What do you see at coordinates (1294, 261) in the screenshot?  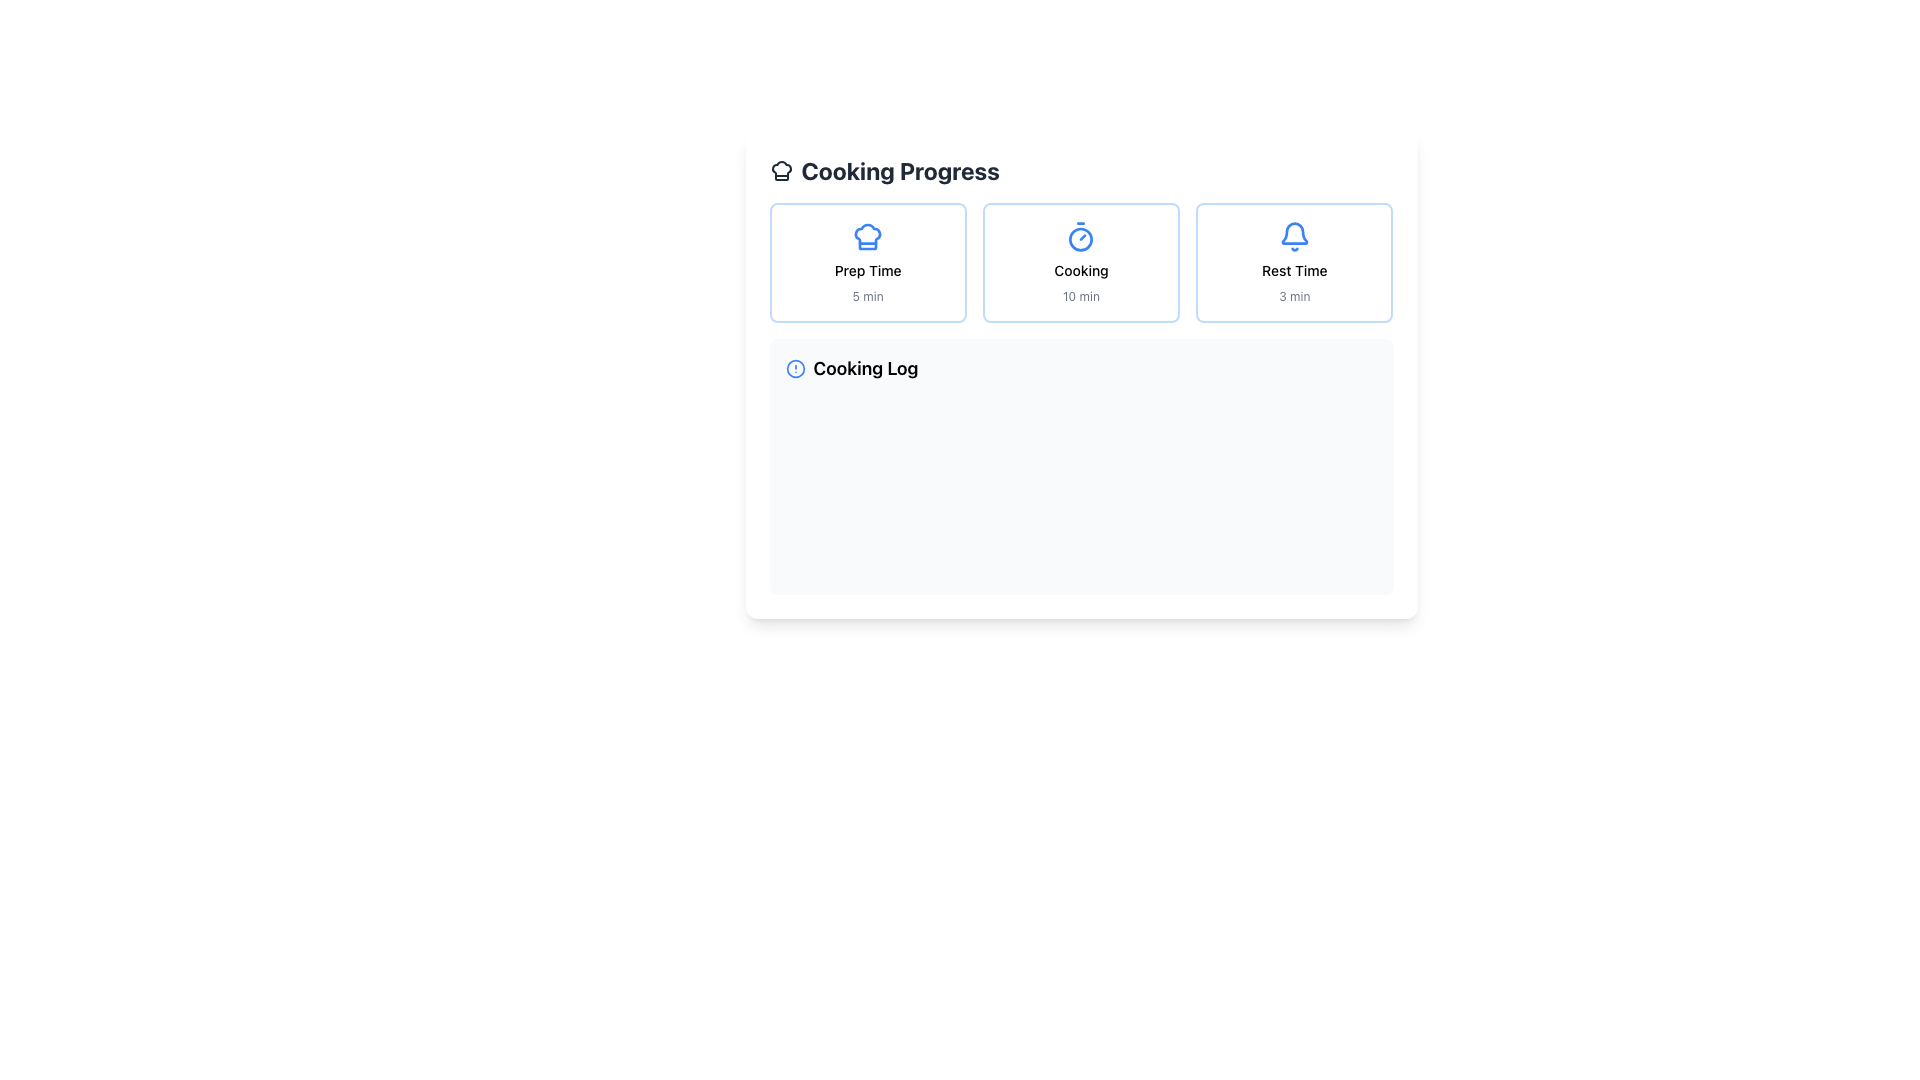 I see `the third card in the grid, which contains a blue bell icon and the text 'Rest Time', for accessibility focus` at bounding box center [1294, 261].